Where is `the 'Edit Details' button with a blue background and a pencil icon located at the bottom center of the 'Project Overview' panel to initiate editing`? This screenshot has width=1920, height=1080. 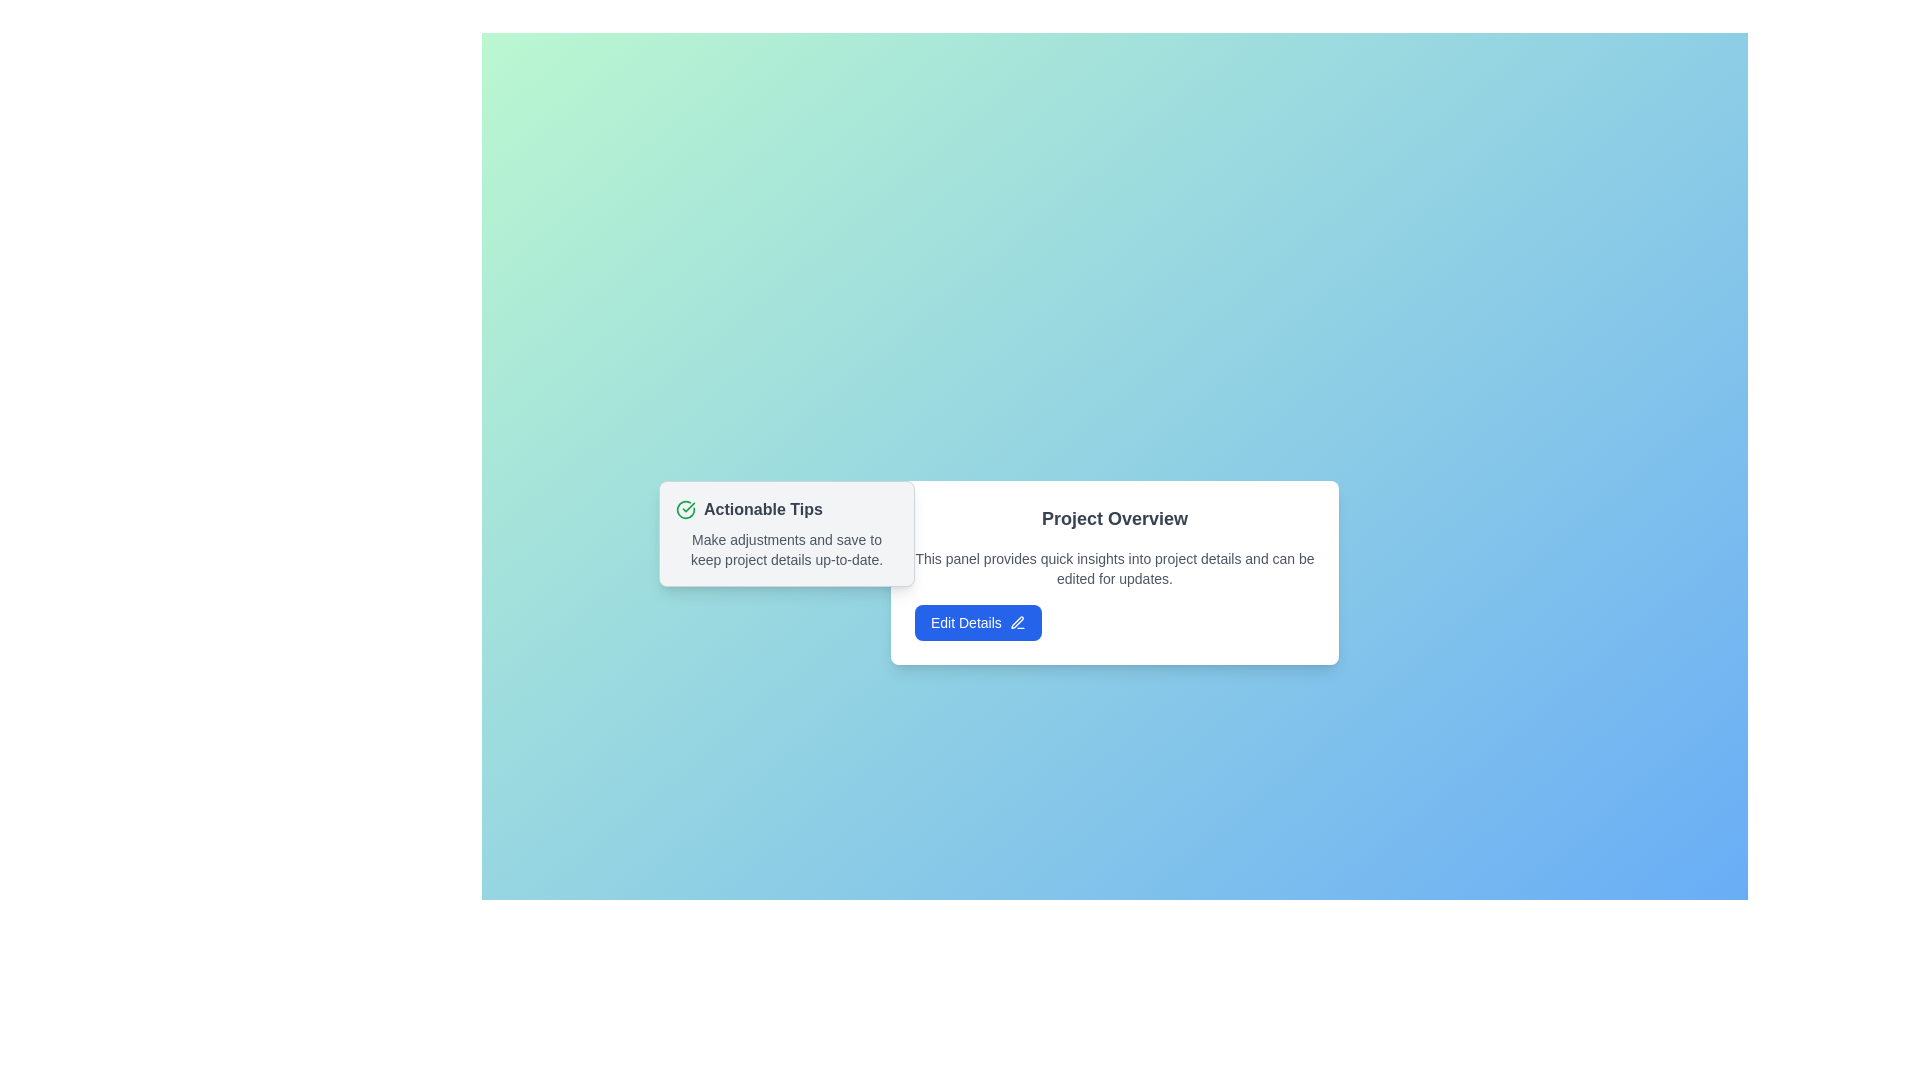
the 'Edit Details' button with a blue background and a pencil icon located at the bottom center of the 'Project Overview' panel to initiate editing is located at coordinates (978, 622).